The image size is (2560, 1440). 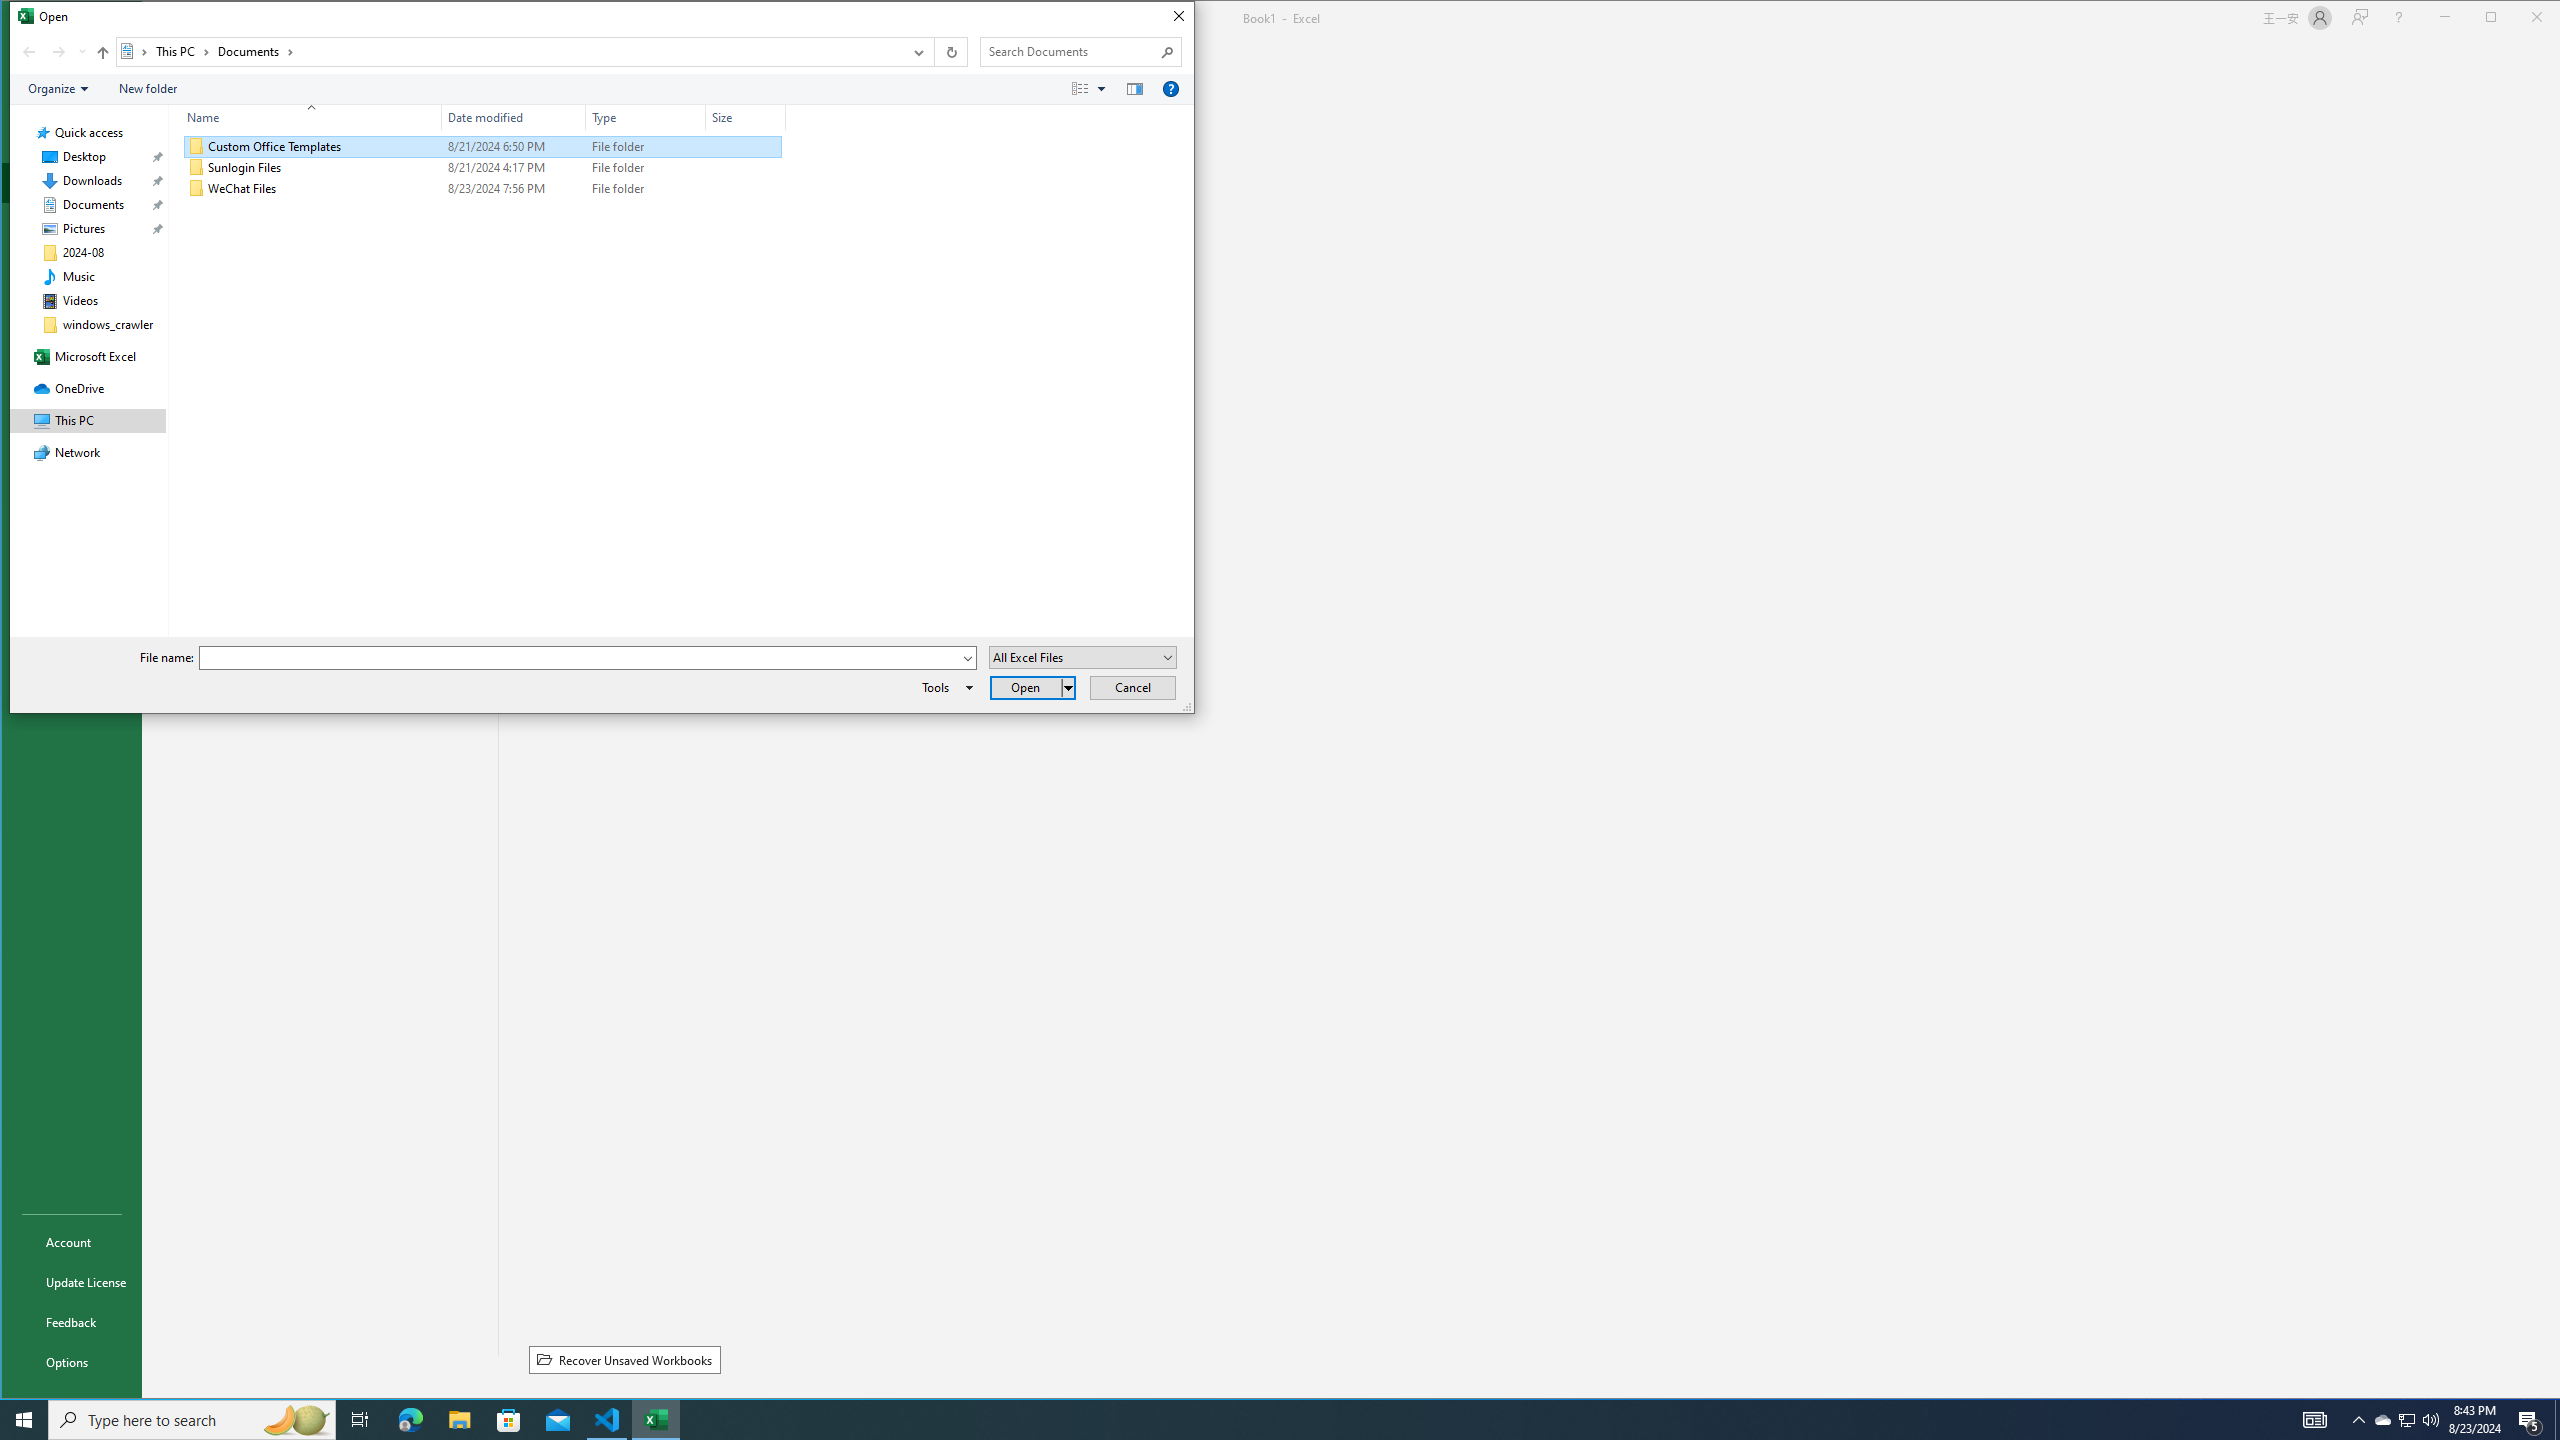 I want to click on 'Feedback', so click(x=70, y=1321).